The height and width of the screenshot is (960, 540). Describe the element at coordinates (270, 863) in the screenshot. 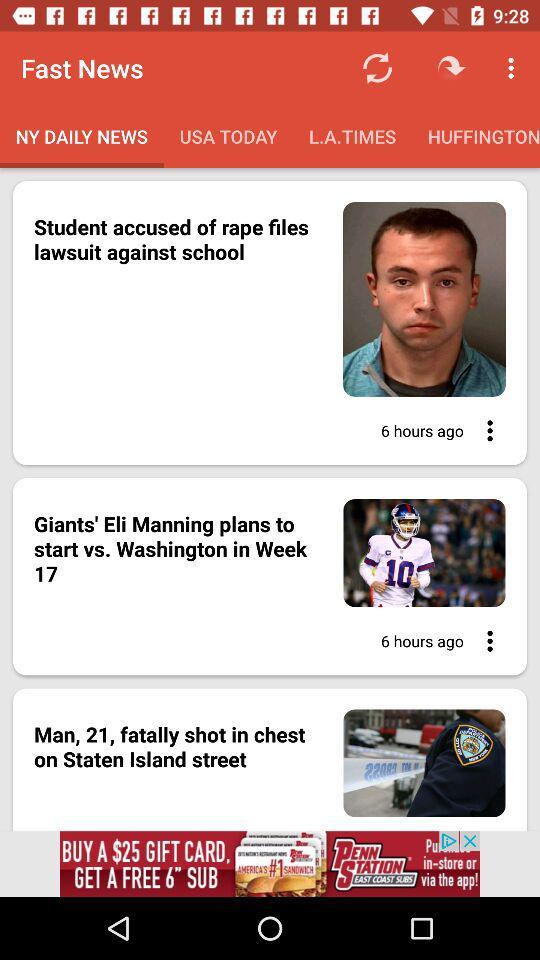

I see `the advertised website` at that location.